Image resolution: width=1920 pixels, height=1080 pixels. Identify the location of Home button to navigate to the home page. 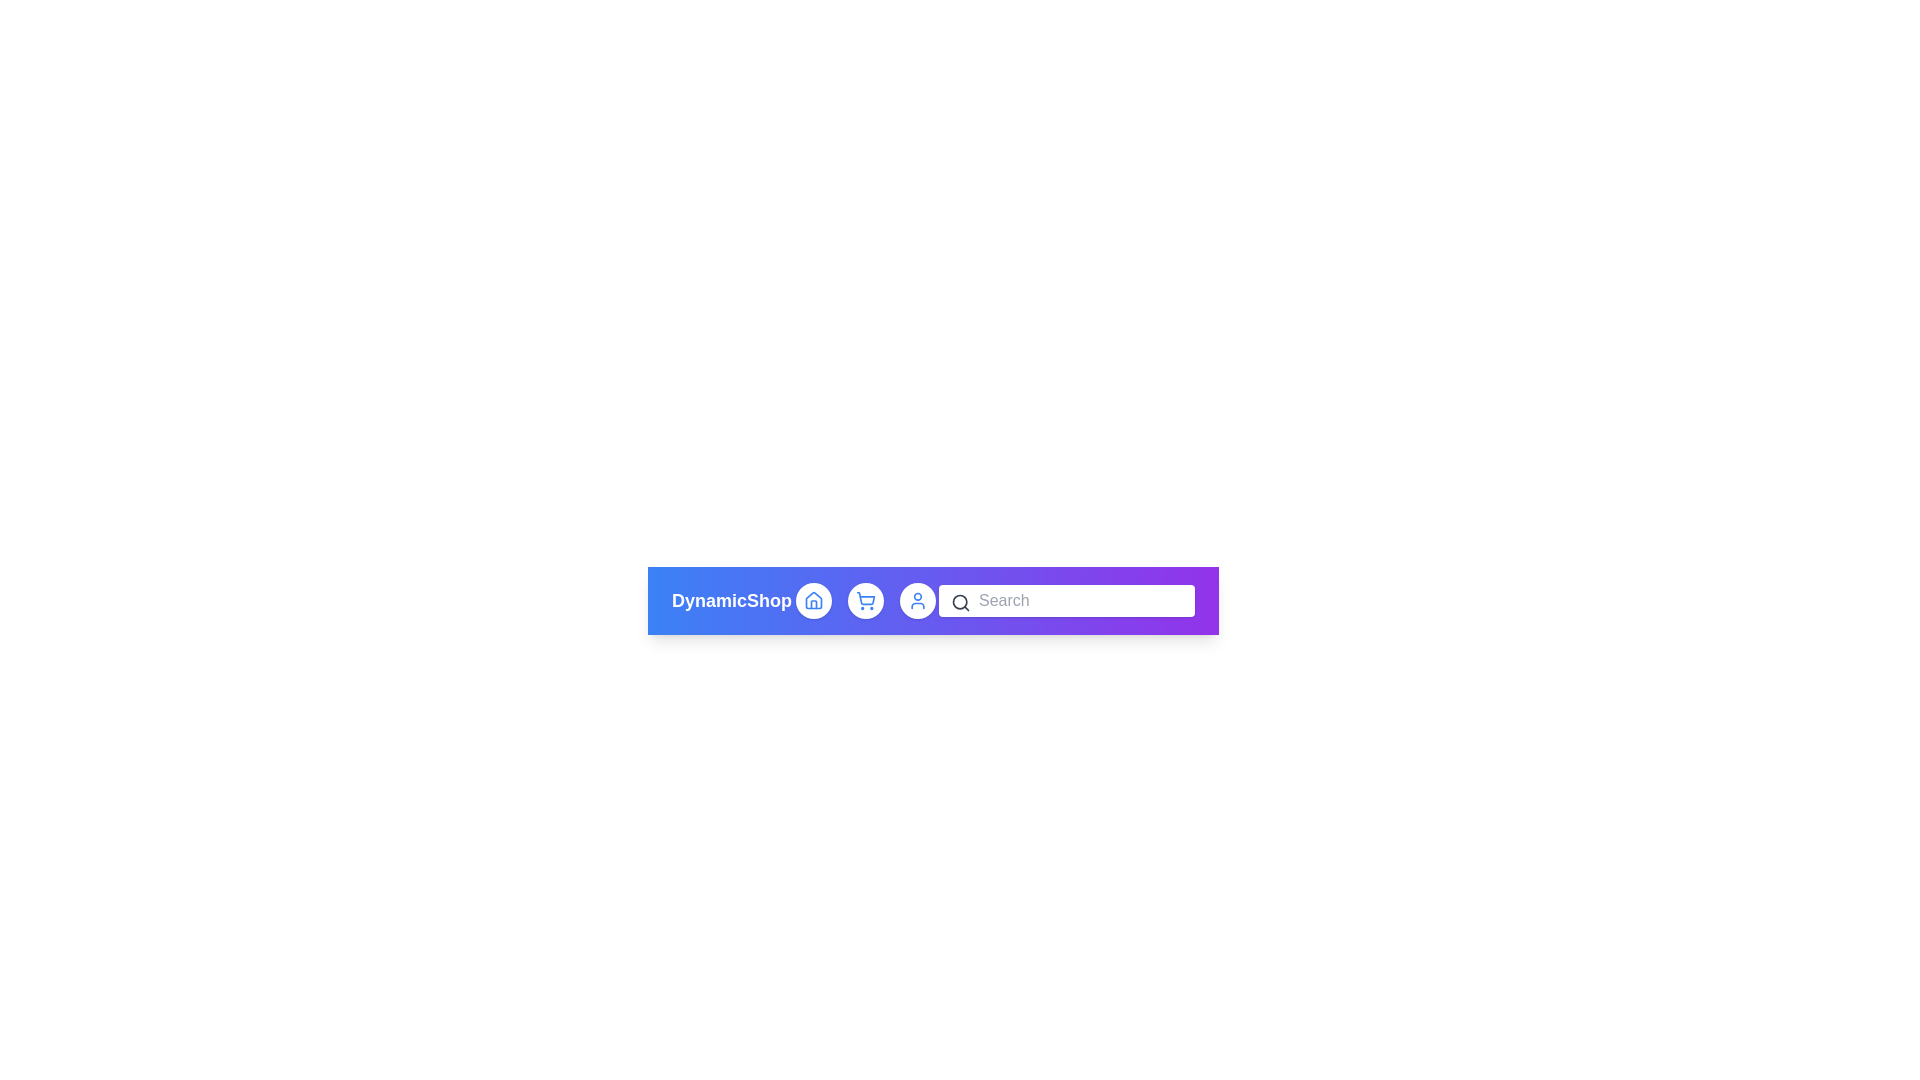
(813, 600).